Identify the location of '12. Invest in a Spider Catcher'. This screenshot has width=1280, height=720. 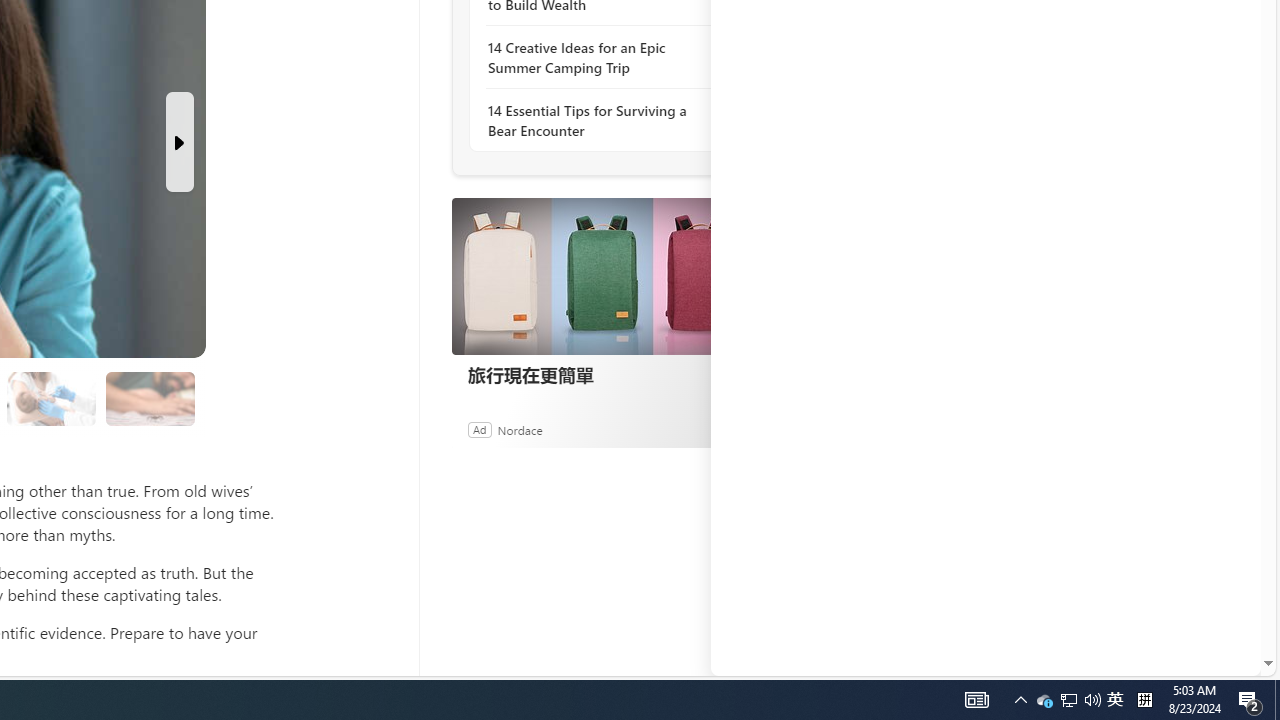
(148, 399).